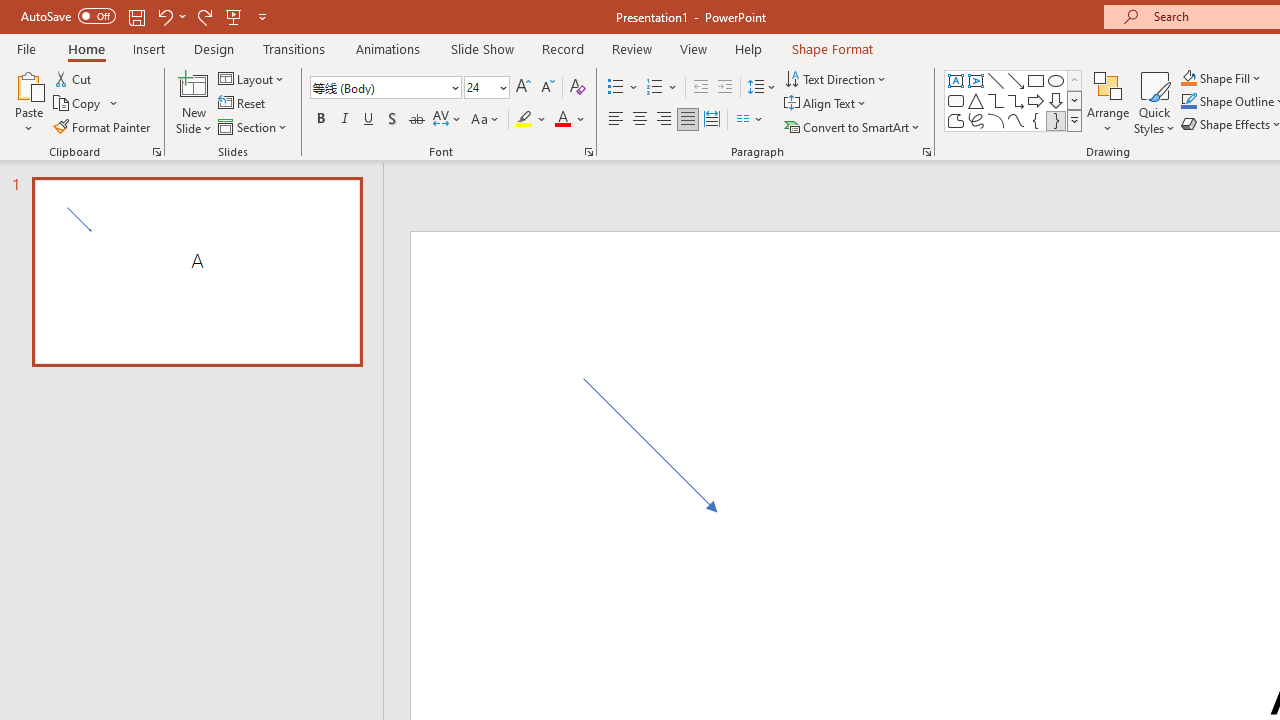 The height and width of the screenshot is (720, 1280). I want to click on 'Cut', so click(74, 78).